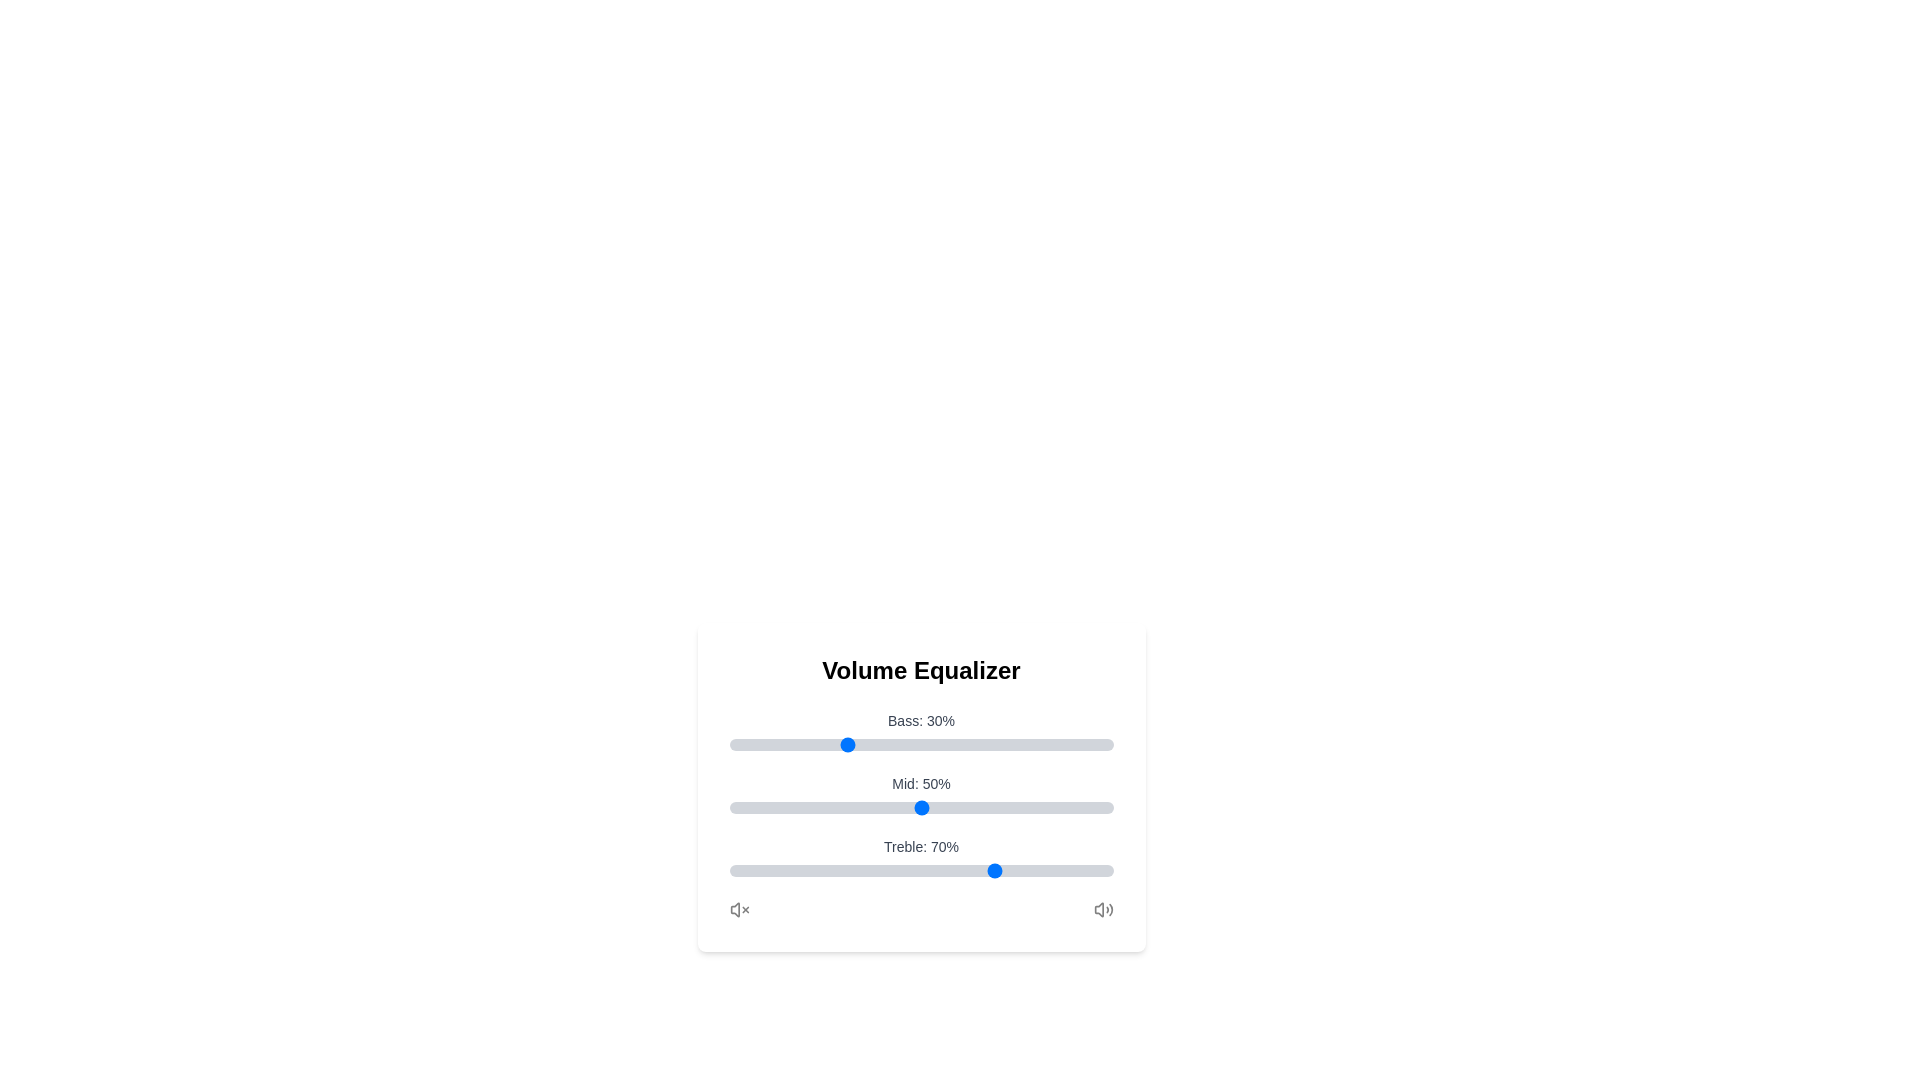 The width and height of the screenshot is (1920, 1080). What do you see at coordinates (1025, 744) in the screenshot?
I see `the Bass slider to set its value to 77` at bounding box center [1025, 744].